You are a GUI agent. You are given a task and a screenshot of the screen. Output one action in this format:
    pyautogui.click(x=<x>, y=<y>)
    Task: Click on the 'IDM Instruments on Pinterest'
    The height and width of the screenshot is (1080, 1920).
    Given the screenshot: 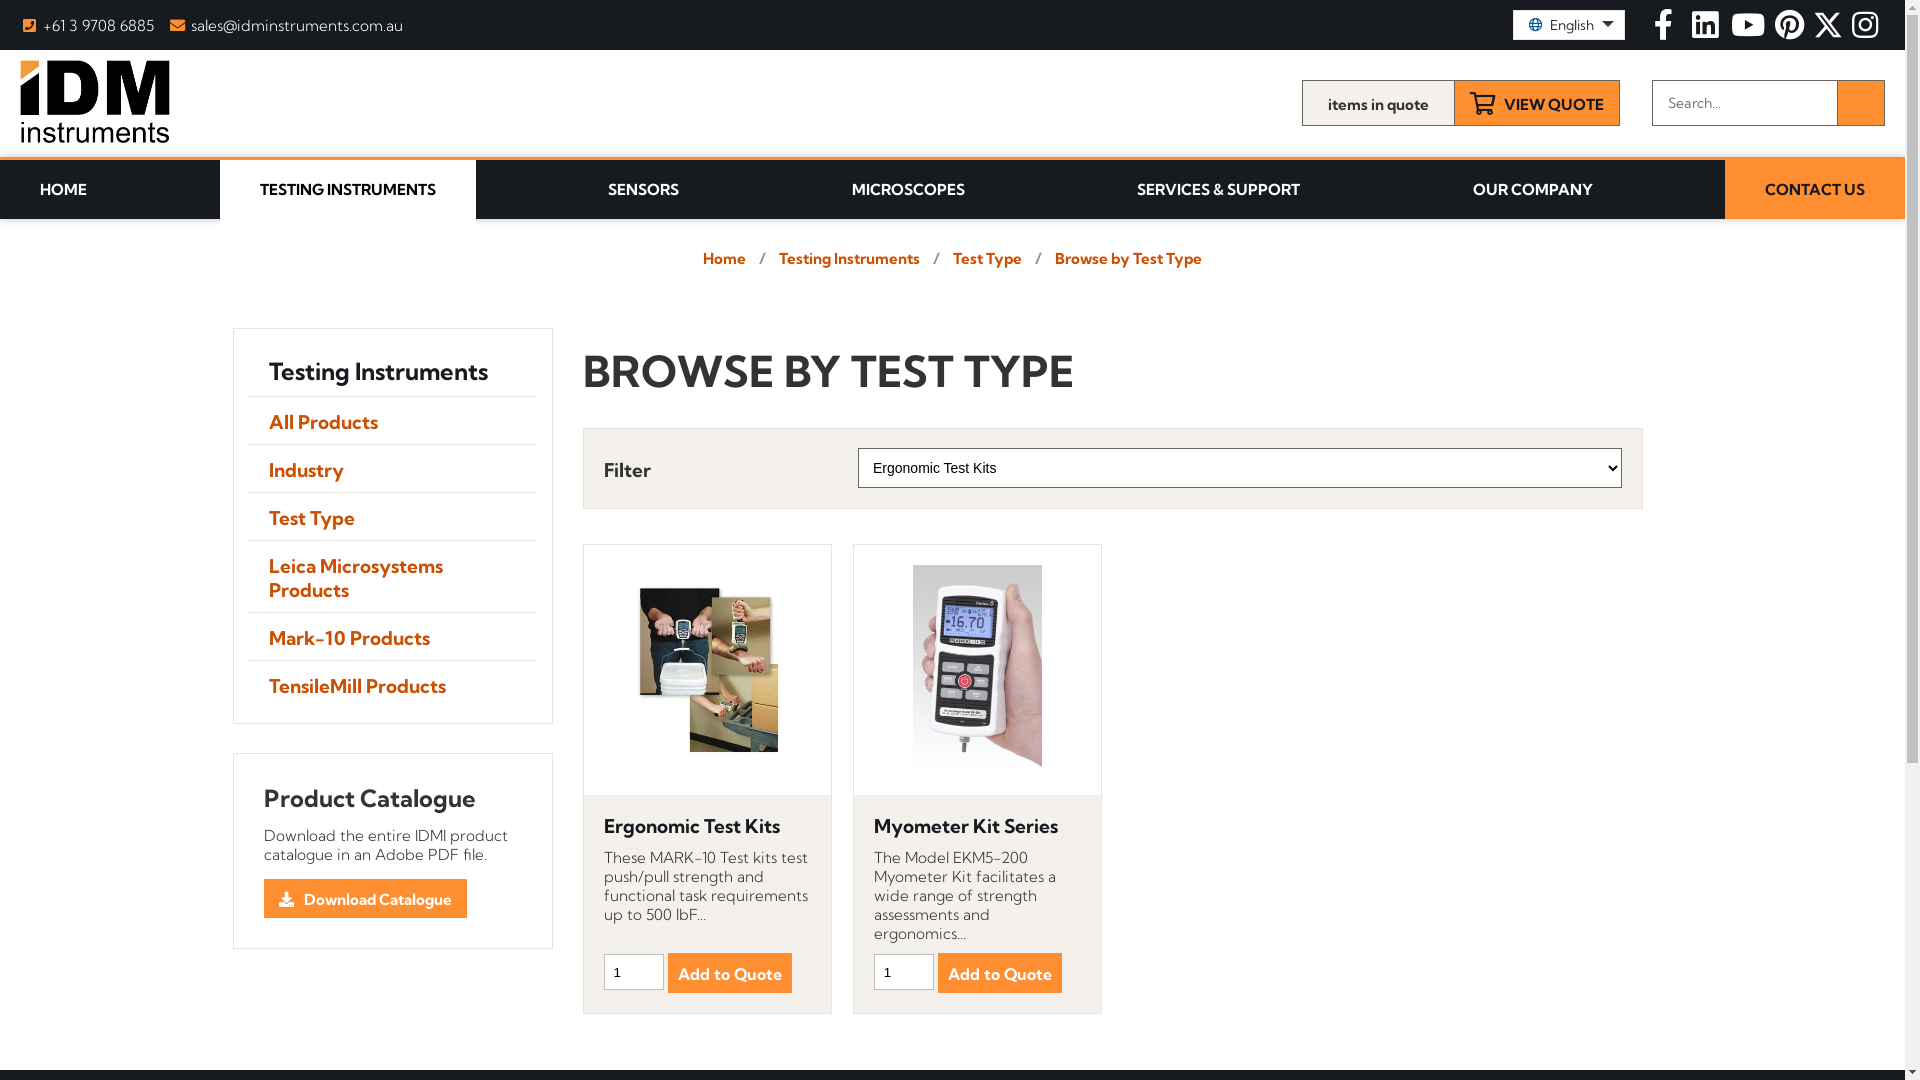 What is the action you would take?
    pyautogui.click(x=1791, y=30)
    